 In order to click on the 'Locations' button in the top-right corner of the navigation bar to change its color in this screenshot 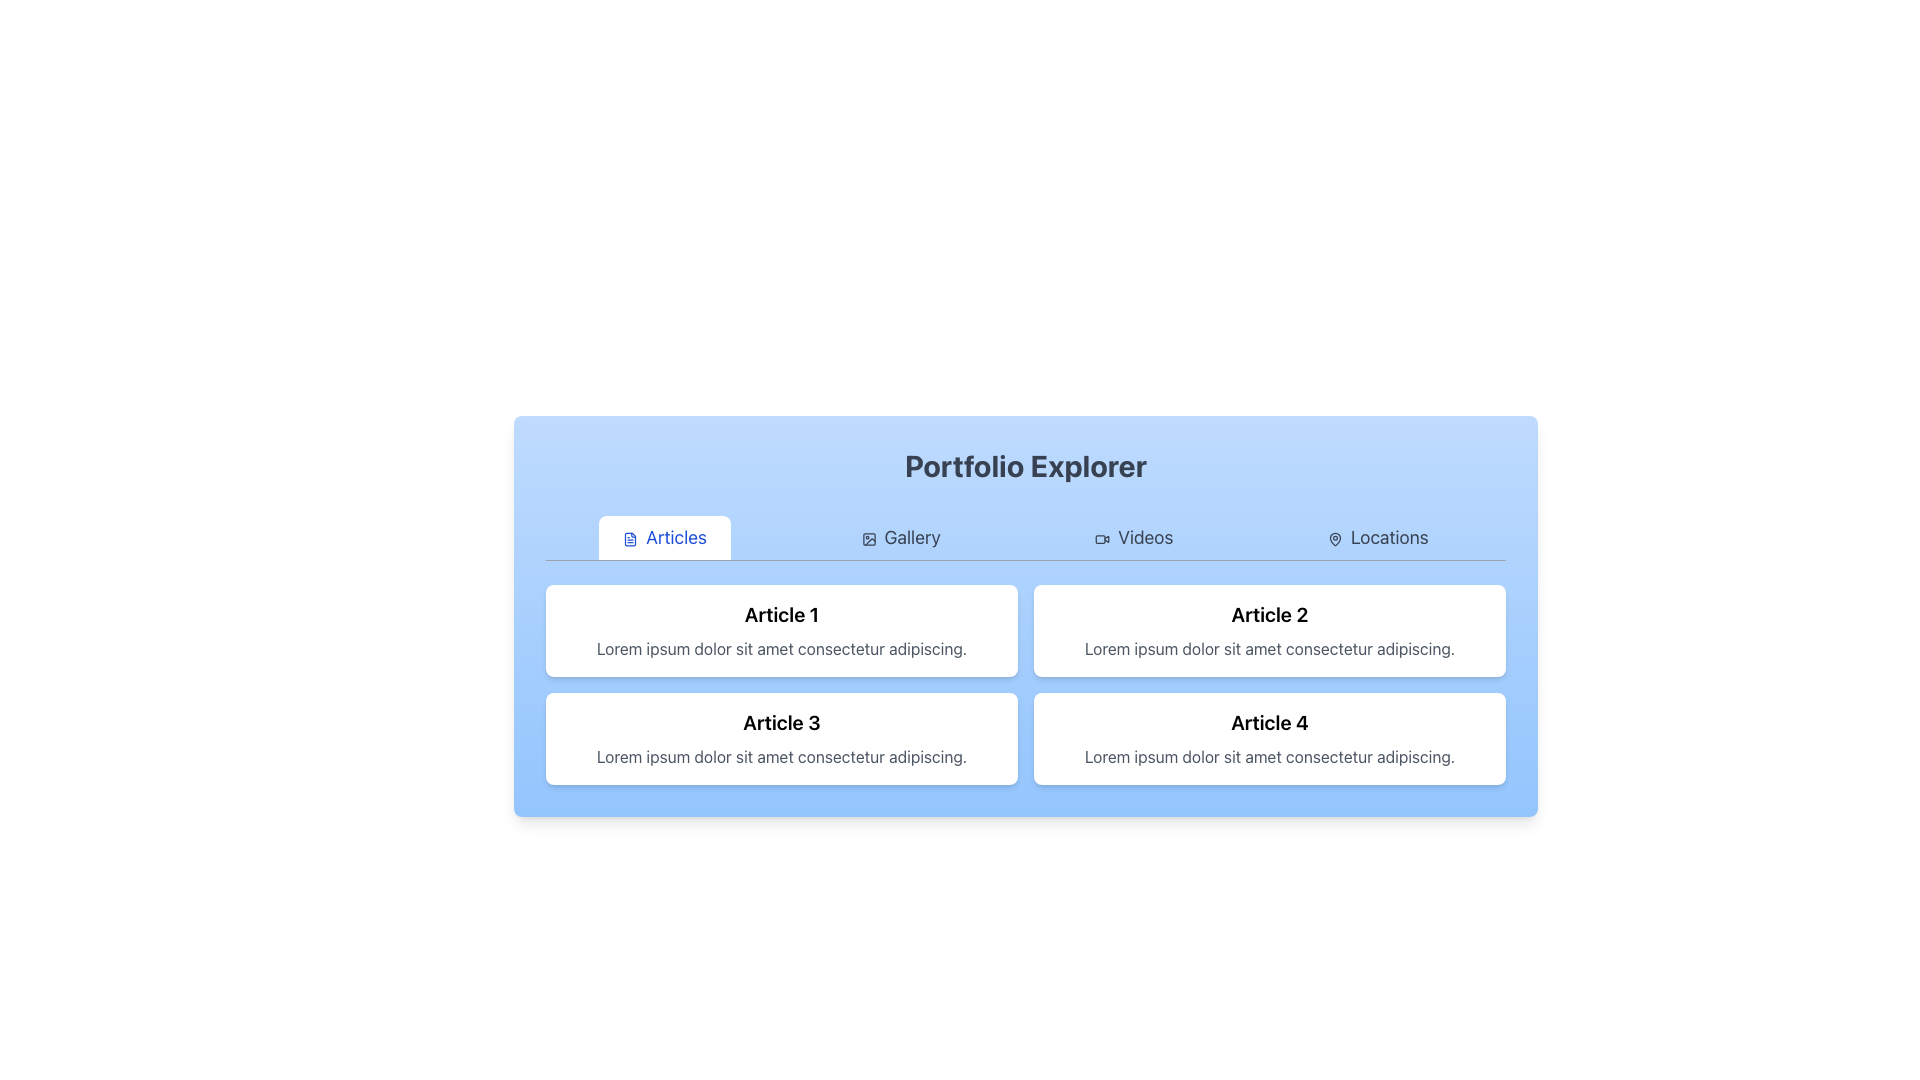, I will do `click(1377, 536)`.